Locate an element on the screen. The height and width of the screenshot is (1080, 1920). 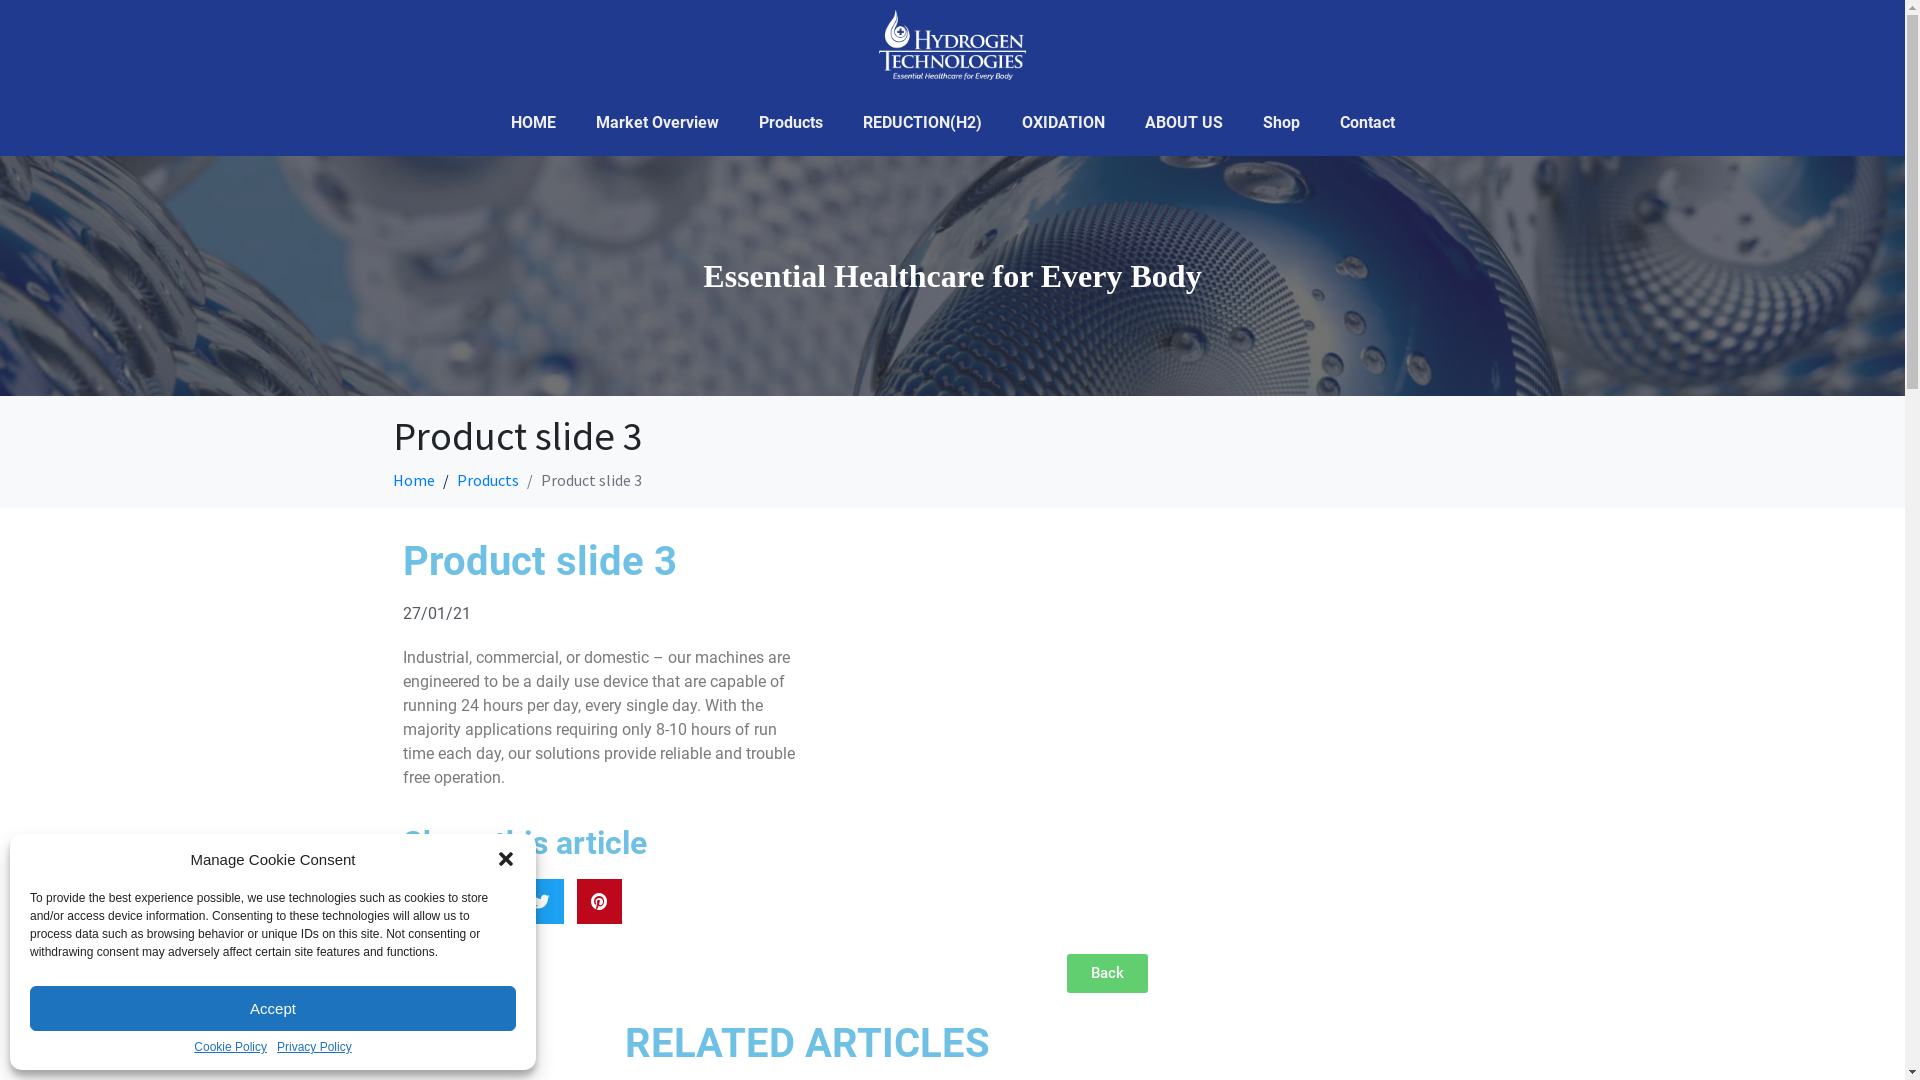
'HOME' is located at coordinates (489, 123).